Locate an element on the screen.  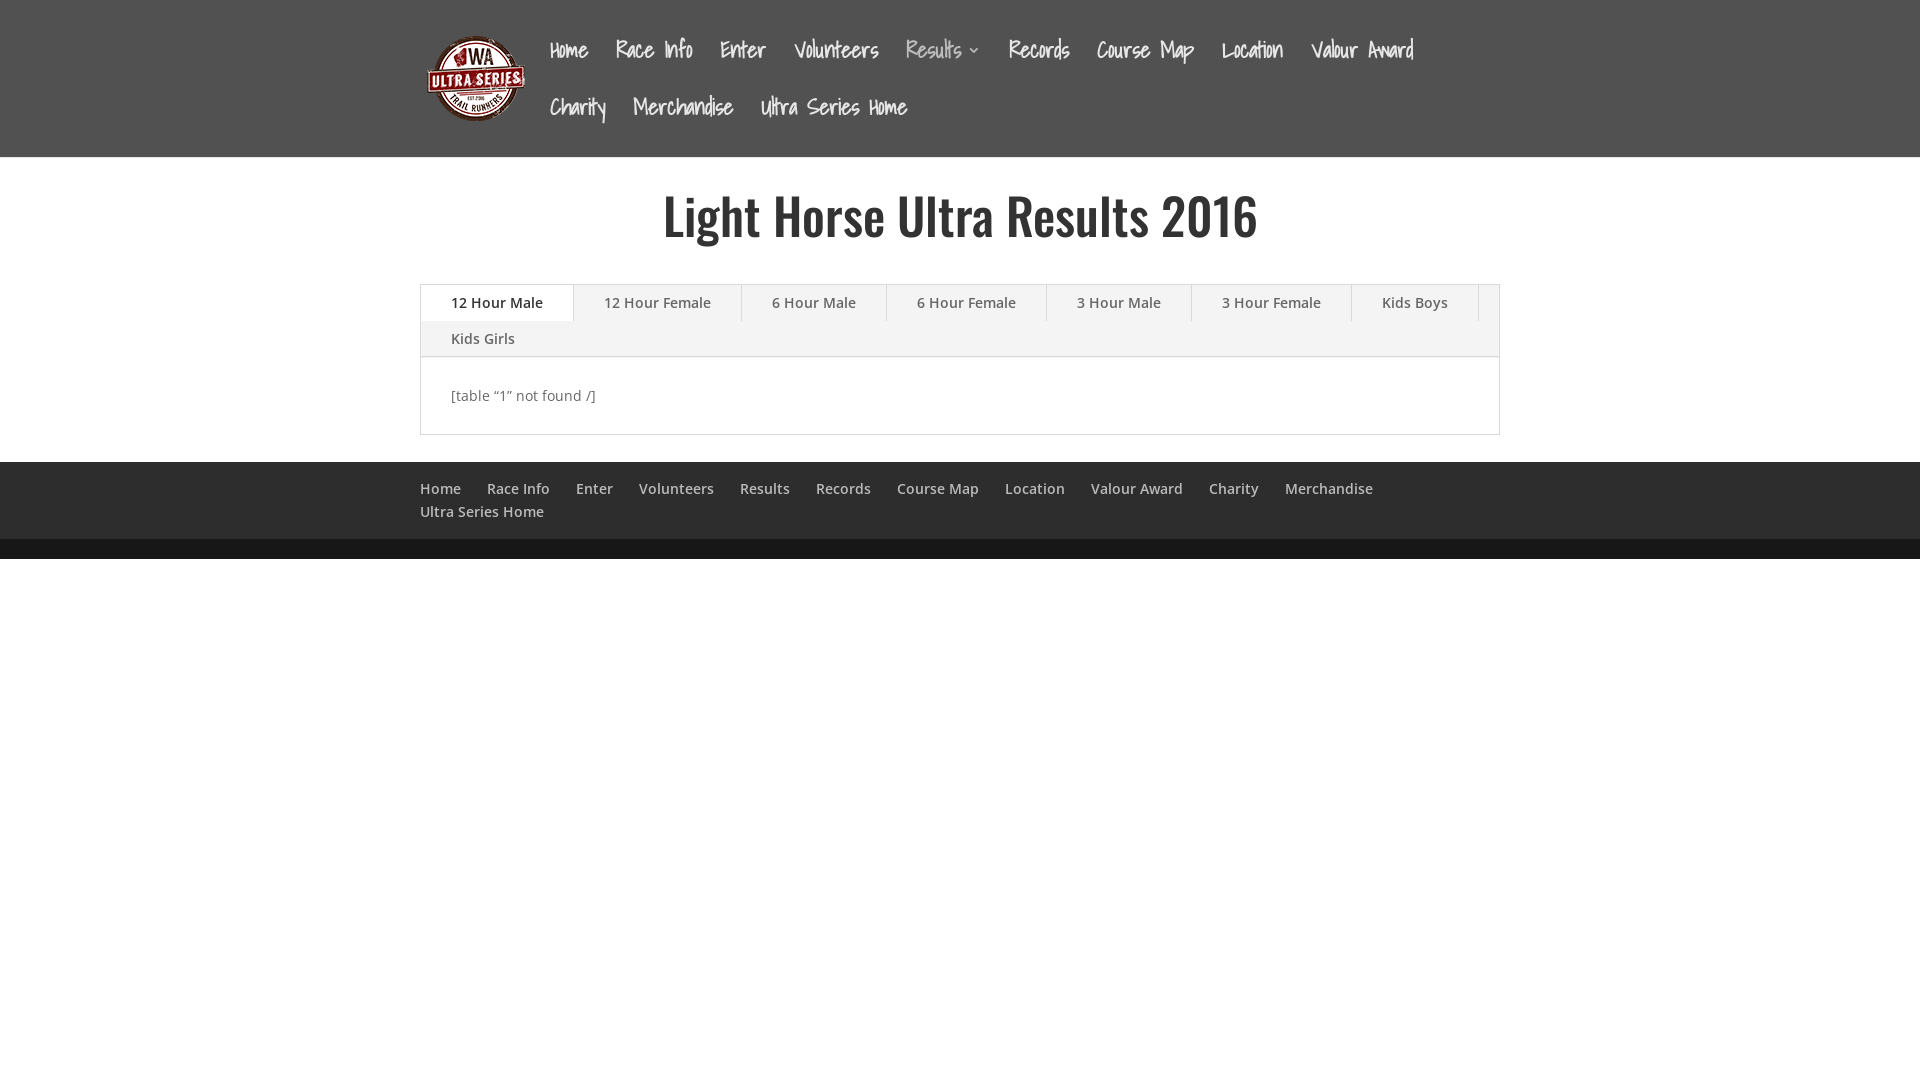
'Ultra Series Home' is located at coordinates (481, 510).